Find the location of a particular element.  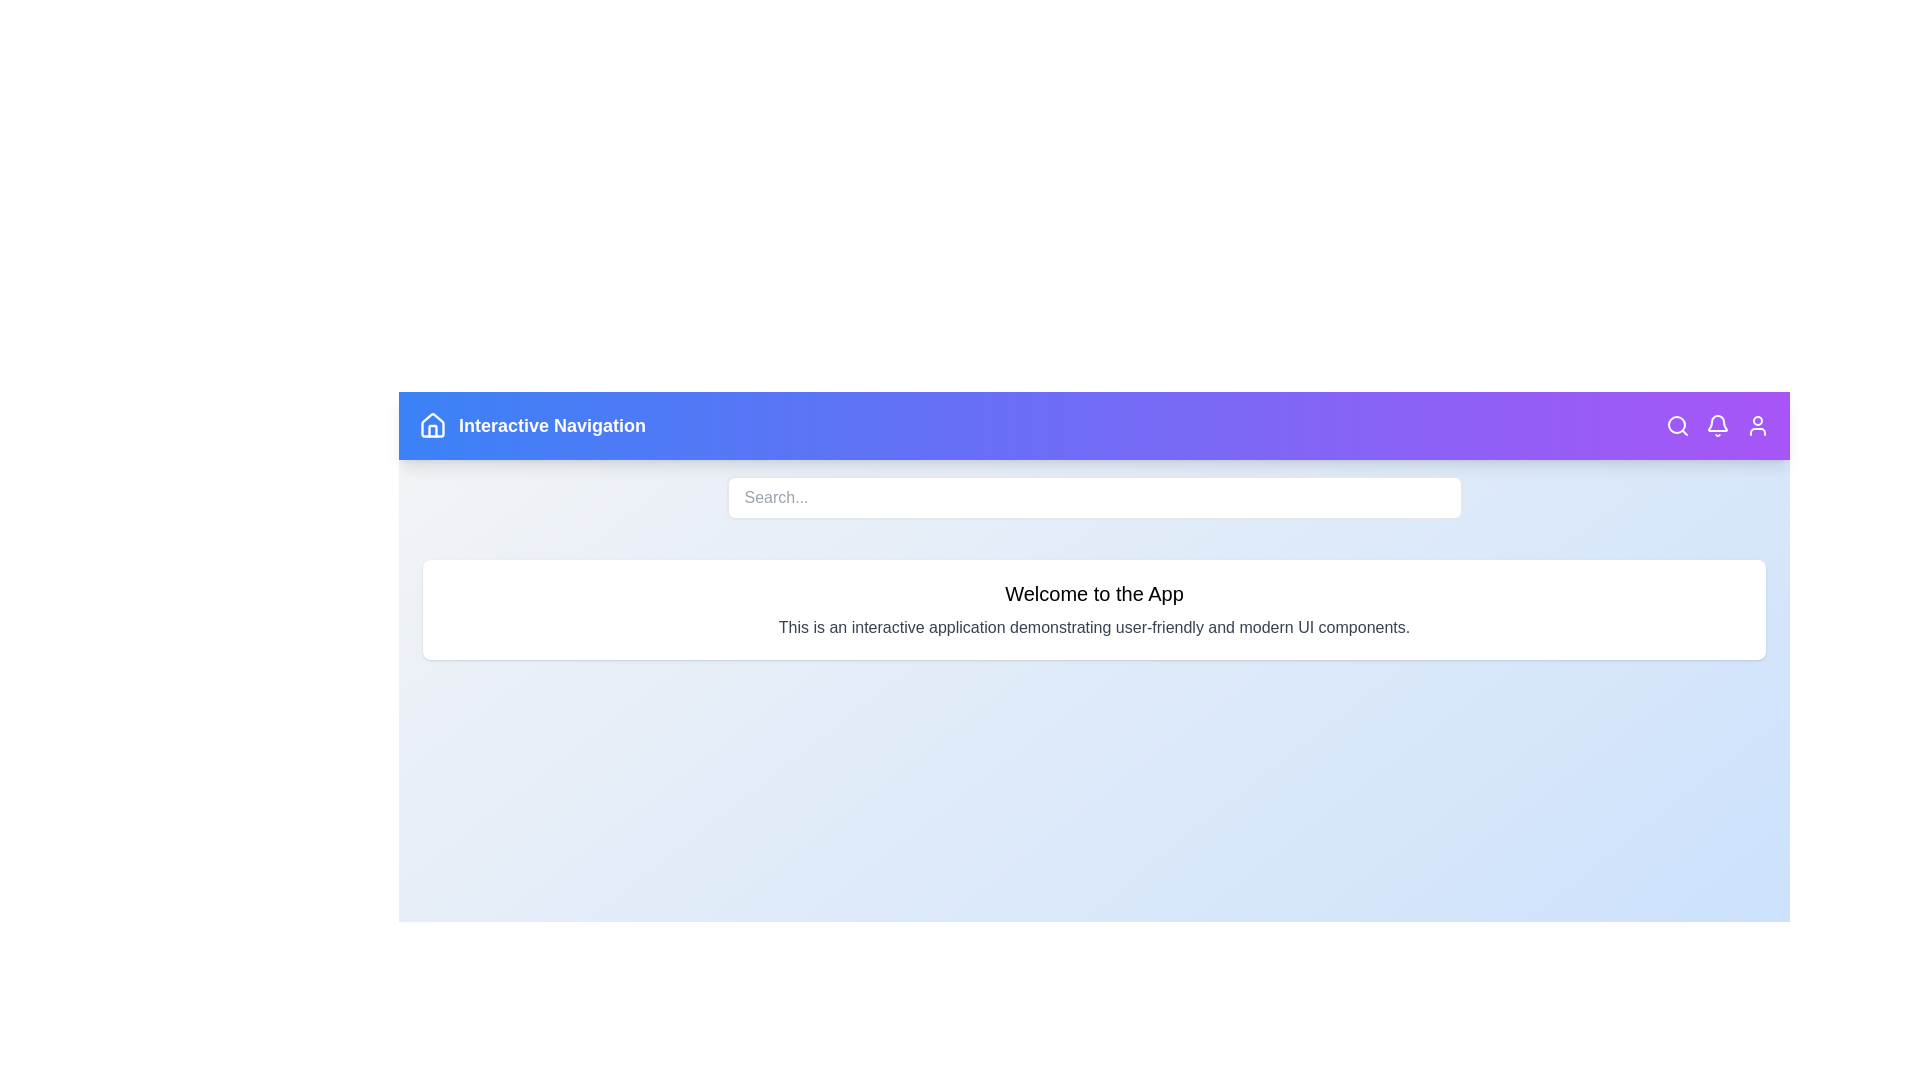

the Bell Icon to see the tooltip or visual feedback is located at coordinates (1717, 424).